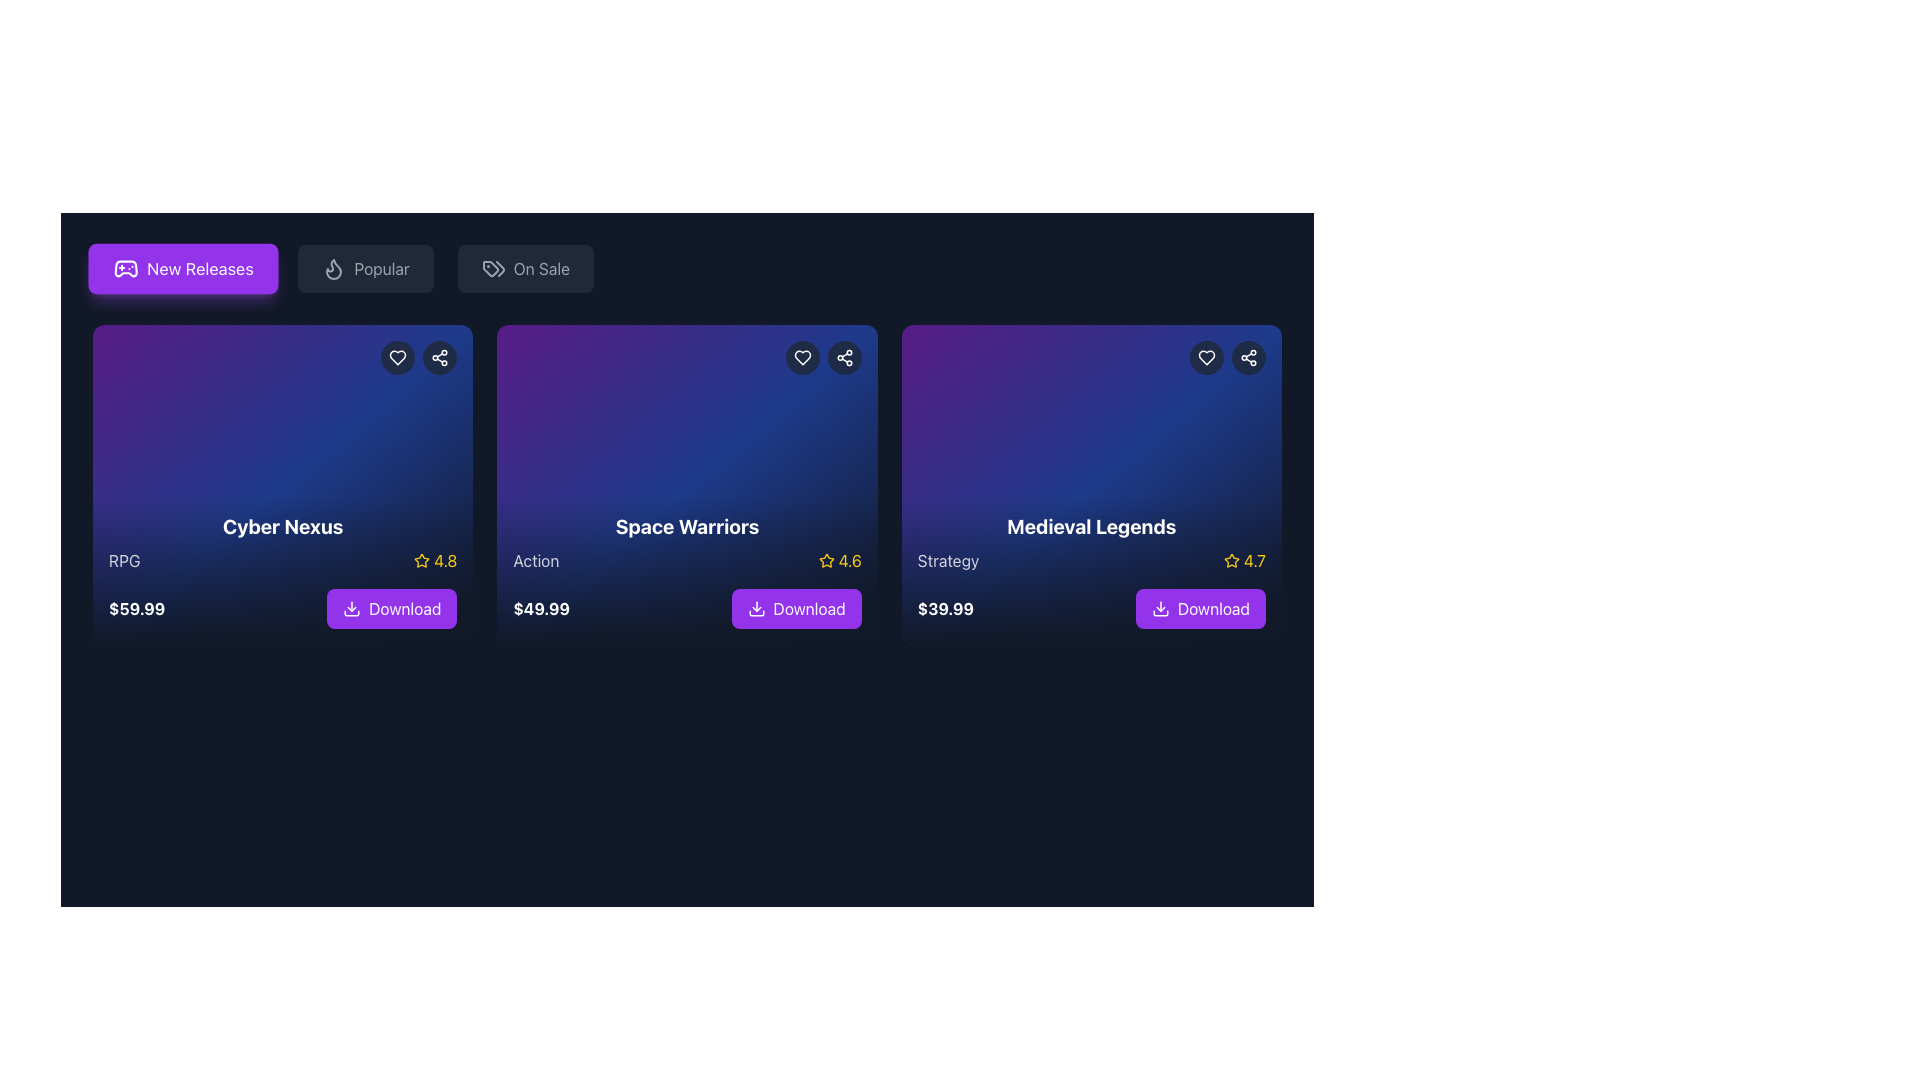  Describe the element at coordinates (826, 560) in the screenshot. I see `the yellow hollow star icon next to the numerical rating '4.6' for the item 'Space Warriors'` at that location.